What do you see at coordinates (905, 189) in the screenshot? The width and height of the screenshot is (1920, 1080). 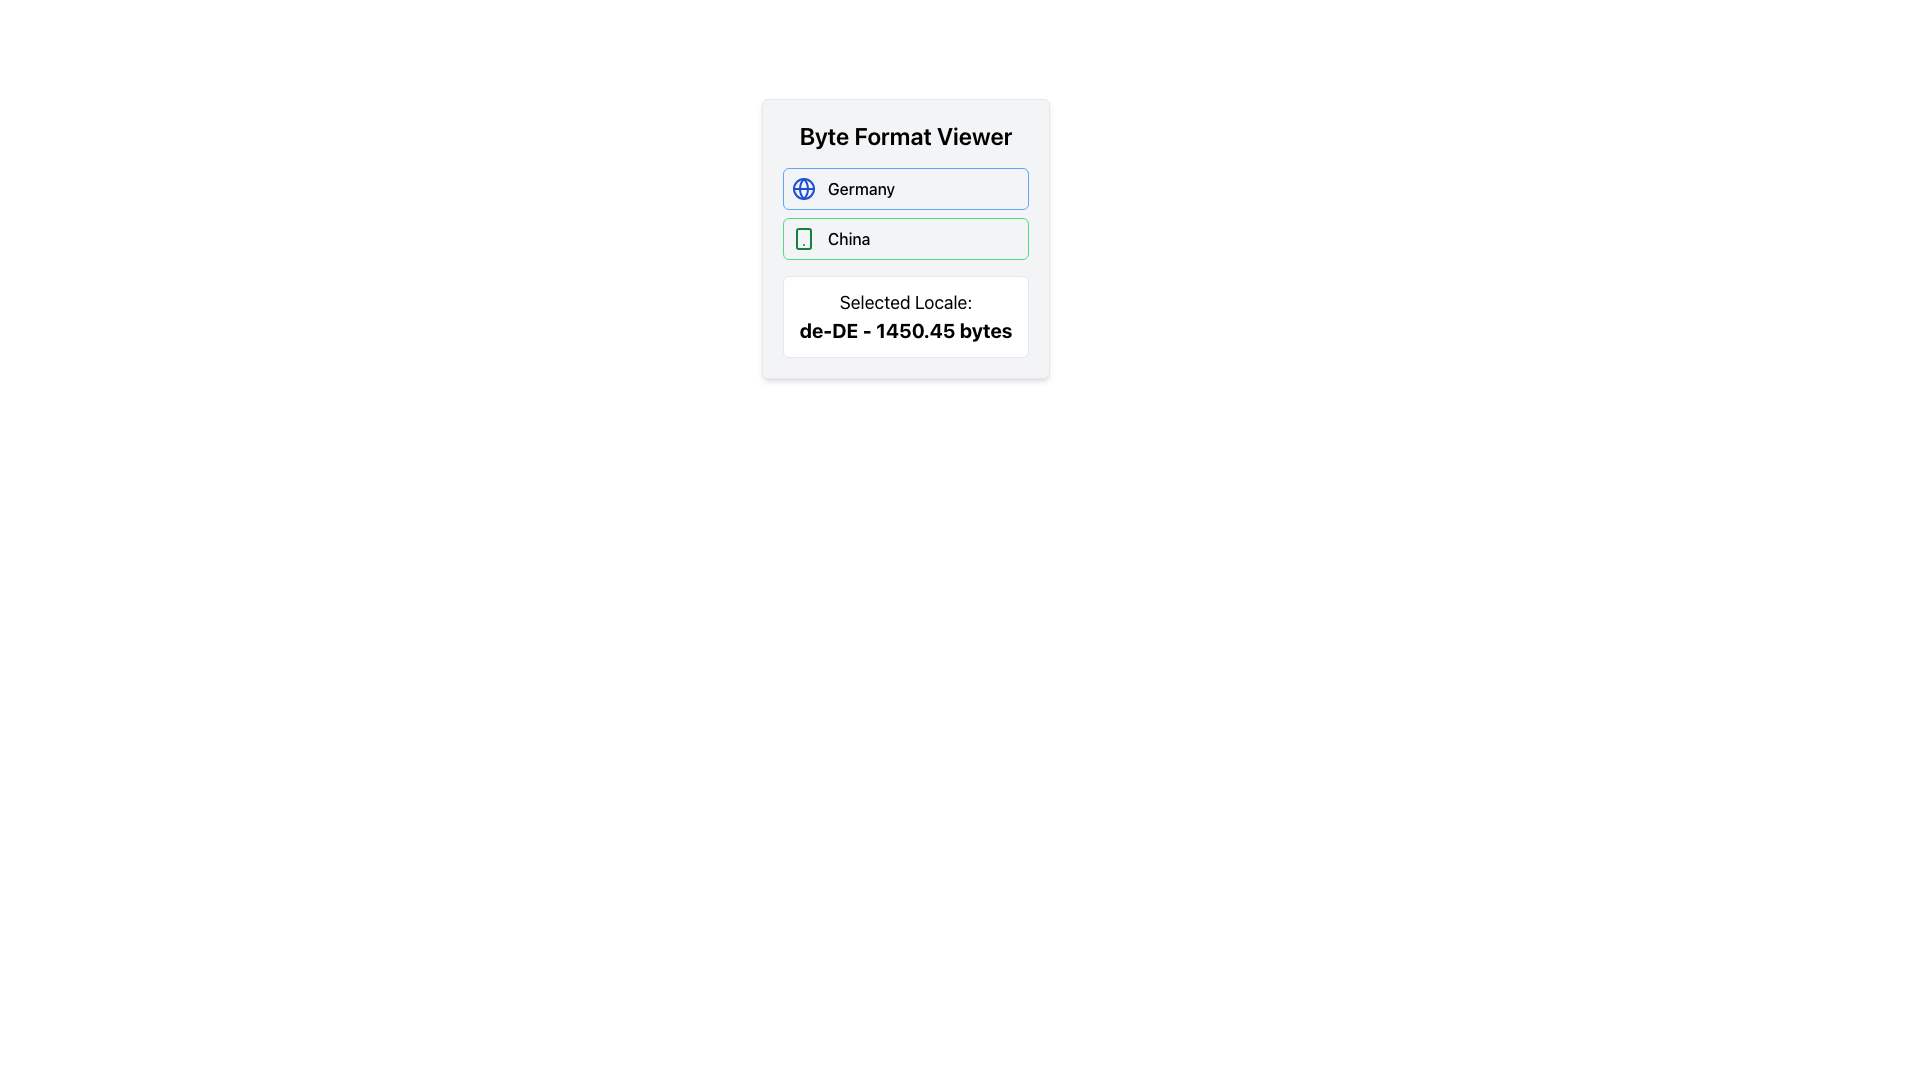 I see `on the second selectable list item labeled 'Germany' below the title 'Byte Format Viewer'` at bounding box center [905, 189].